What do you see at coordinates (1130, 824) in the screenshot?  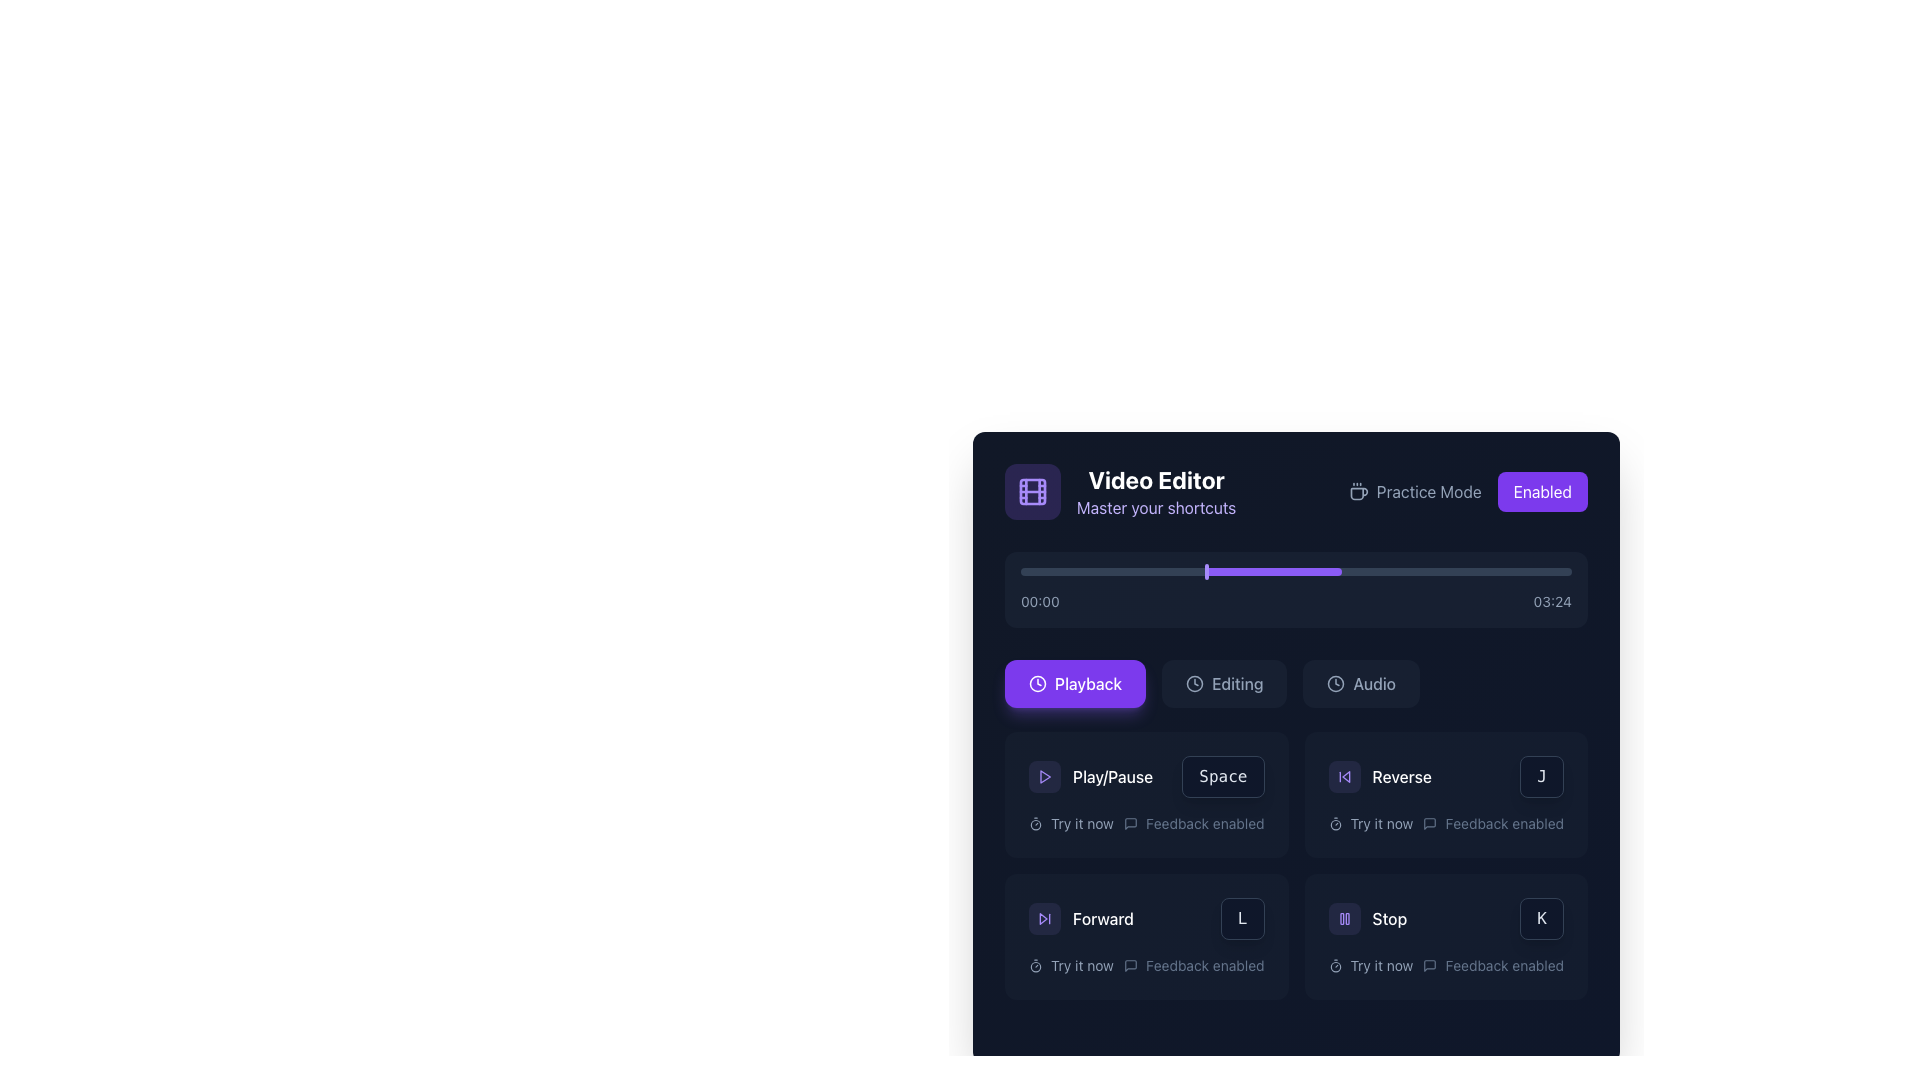 I see `the feedback indicator icon located to the left of the 'Feedback enabled' text to interact with the feedback feature` at bounding box center [1130, 824].